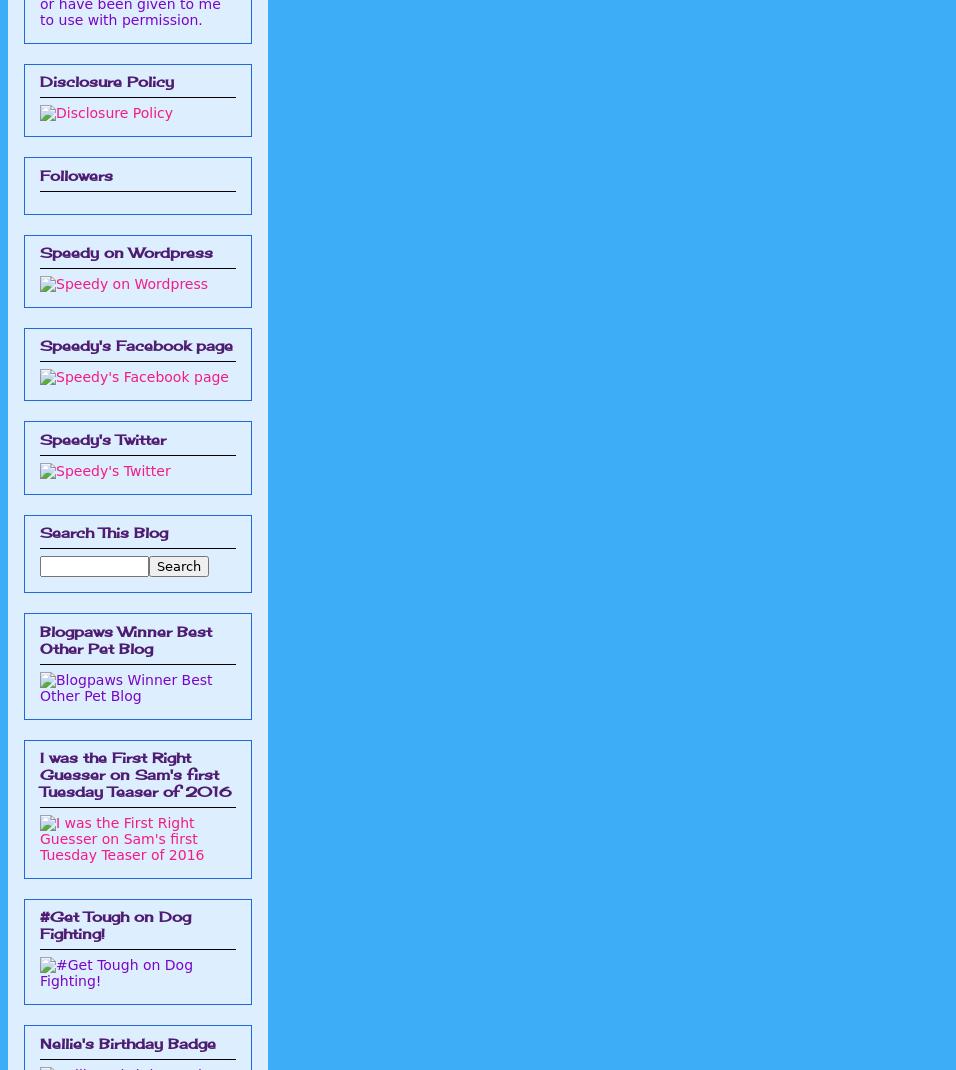  Describe the element at coordinates (136, 773) in the screenshot. I see `'I was the First Right Guesser on Sam's first Tuesday Teaser of 2016'` at that location.